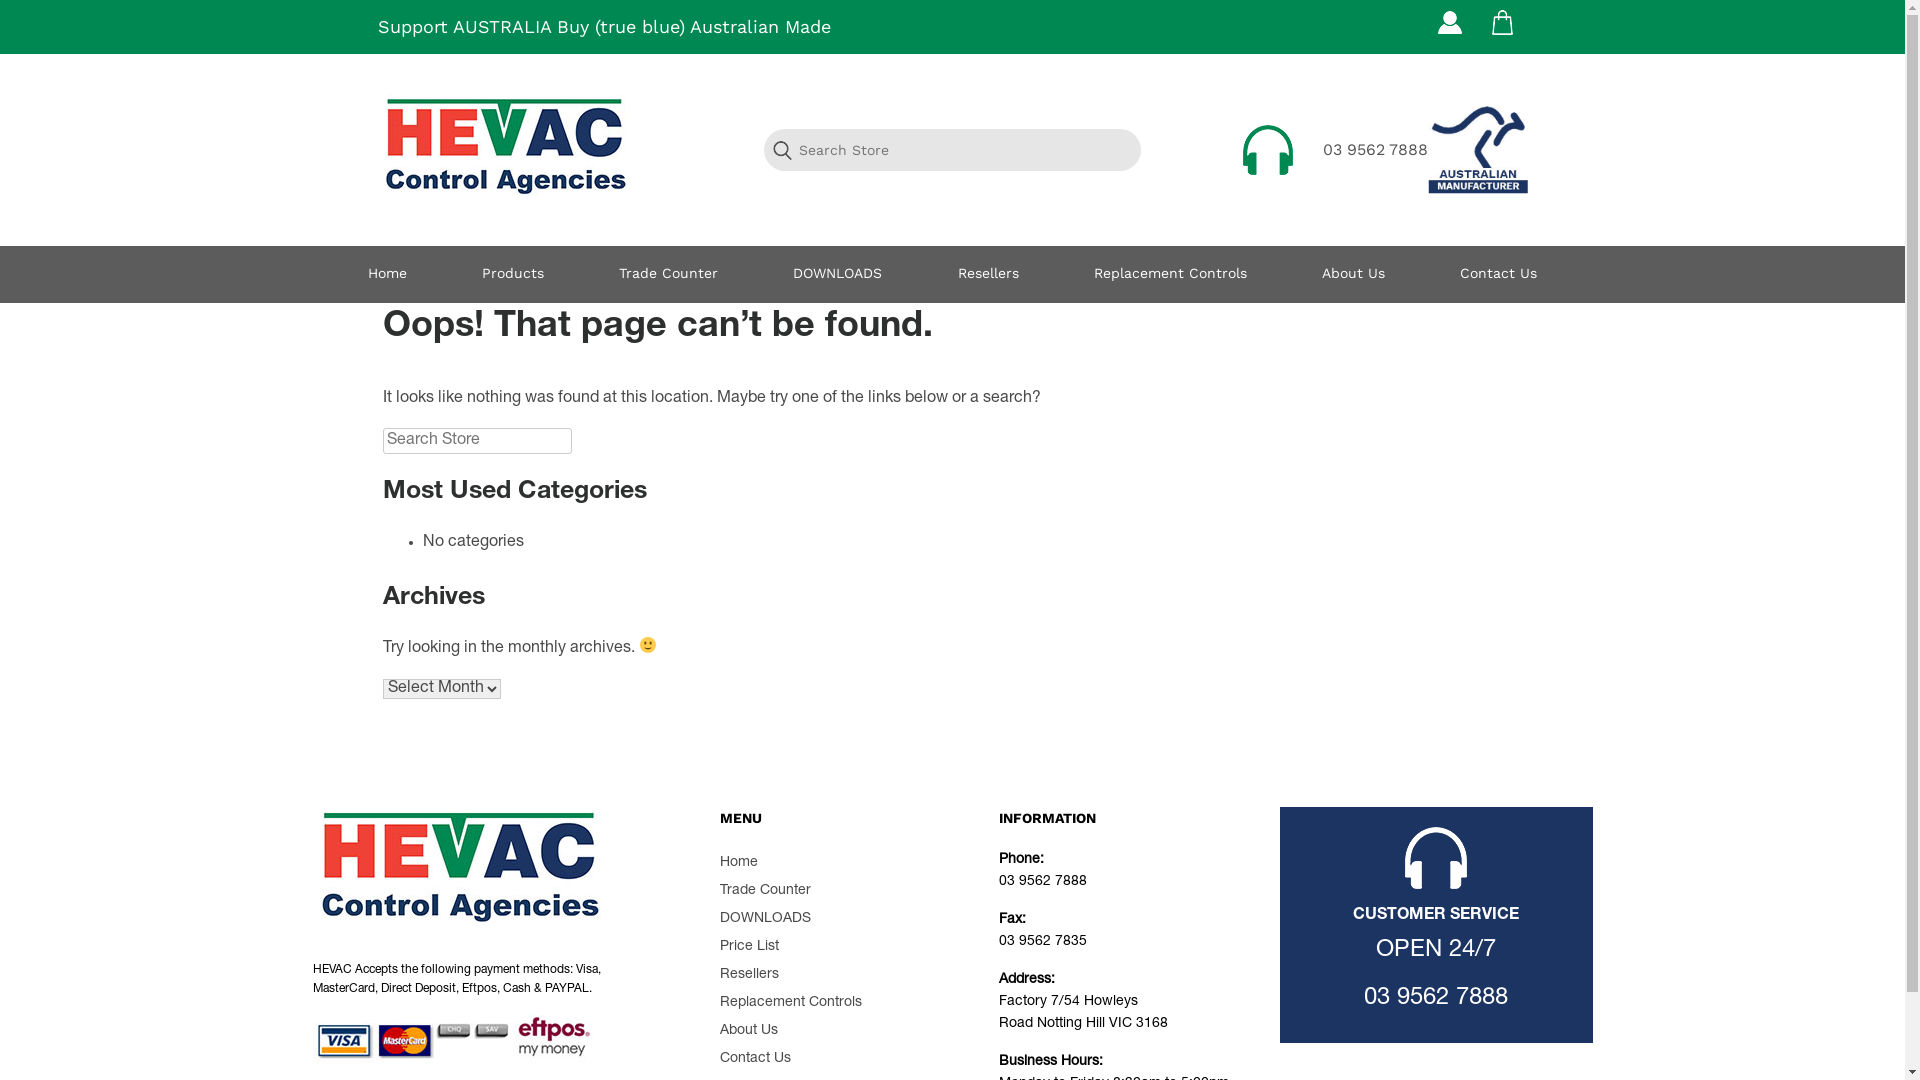 The width and height of the screenshot is (1920, 1080). Describe the element at coordinates (790, 1002) in the screenshot. I see `'Replacement Controls'` at that location.